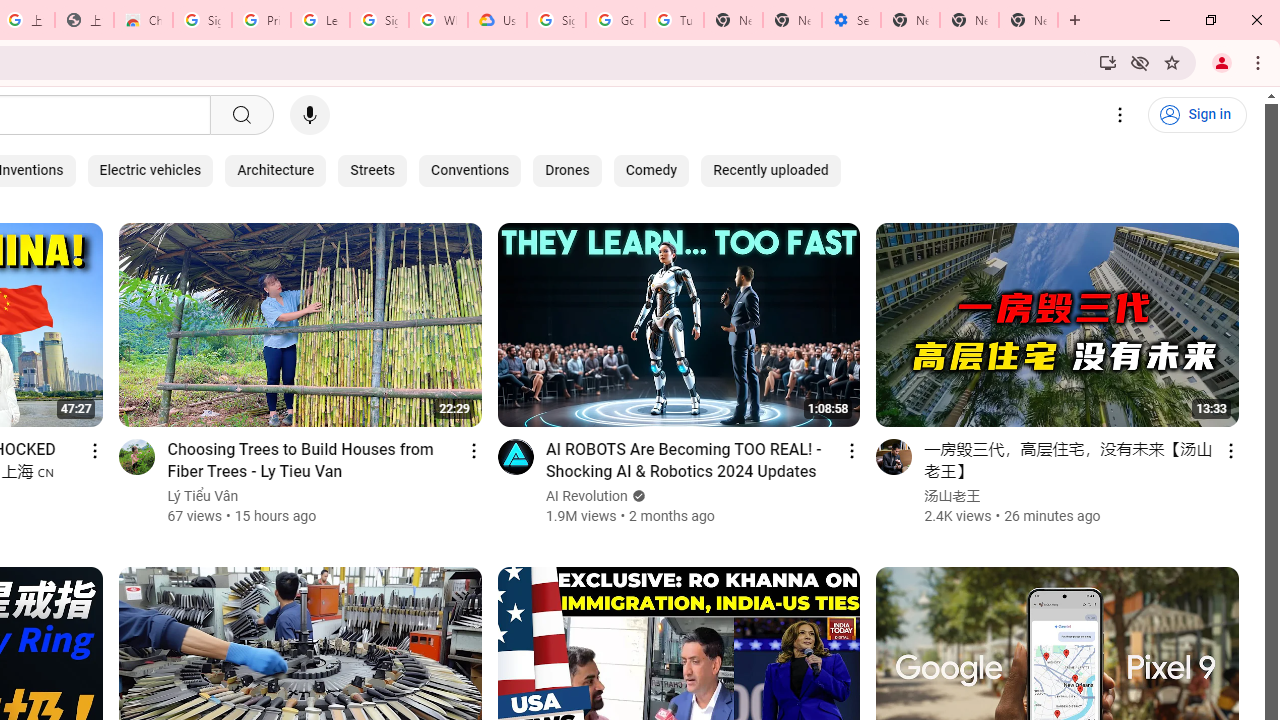 The image size is (1280, 720). Describe the element at coordinates (308, 115) in the screenshot. I see `'Search with your voice'` at that location.